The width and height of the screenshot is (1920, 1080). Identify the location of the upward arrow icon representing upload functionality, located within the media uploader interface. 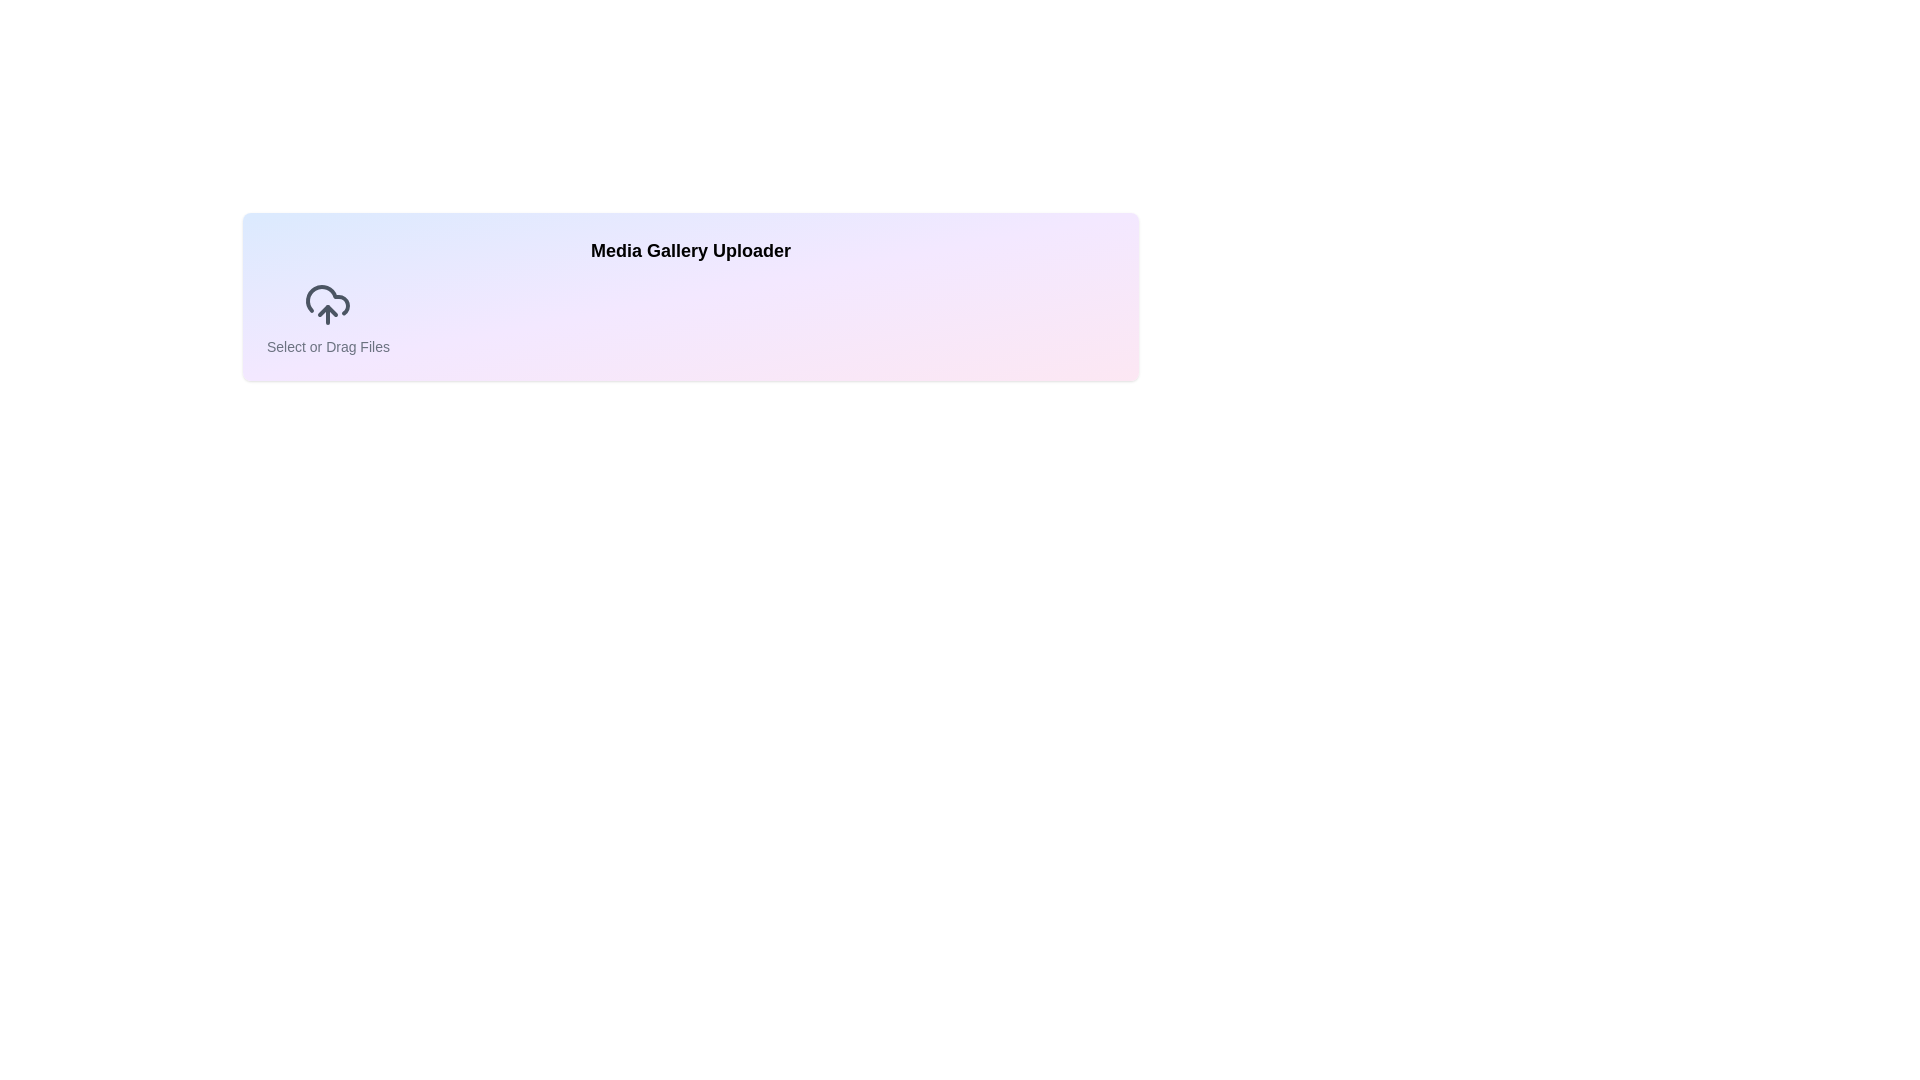
(328, 311).